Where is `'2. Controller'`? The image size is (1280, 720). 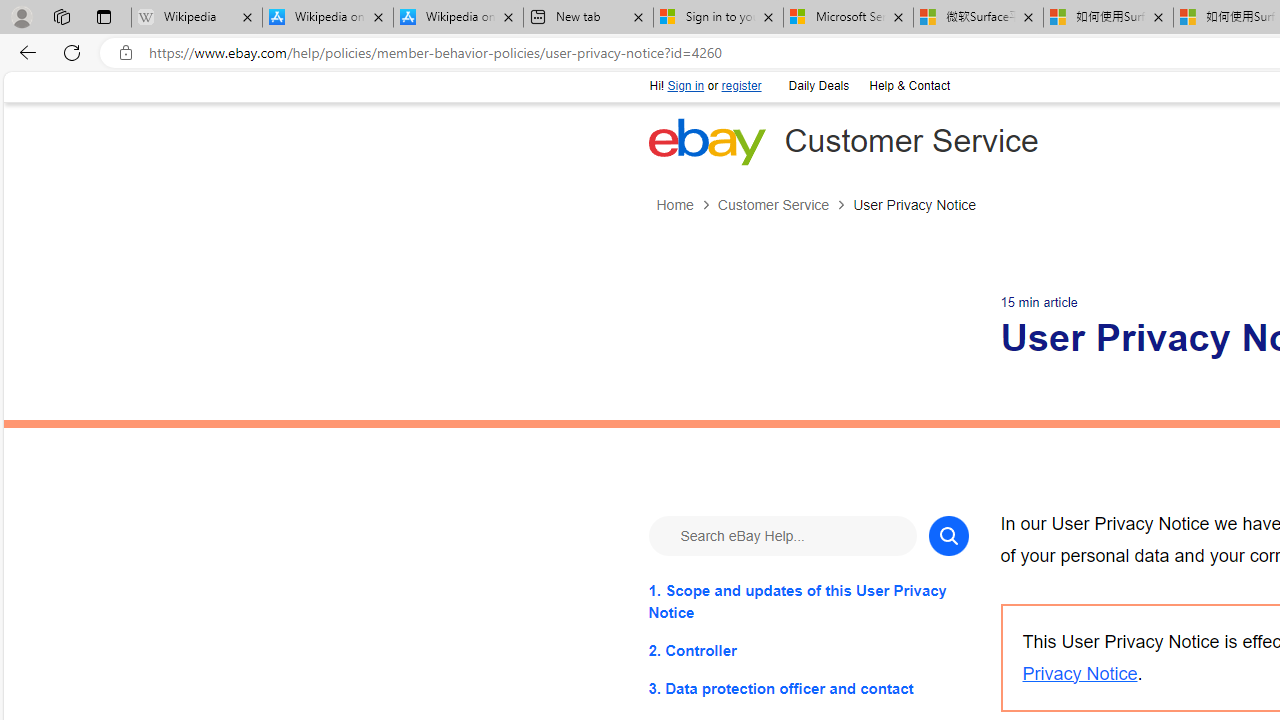
'2. Controller' is located at coordinates (808, 650).